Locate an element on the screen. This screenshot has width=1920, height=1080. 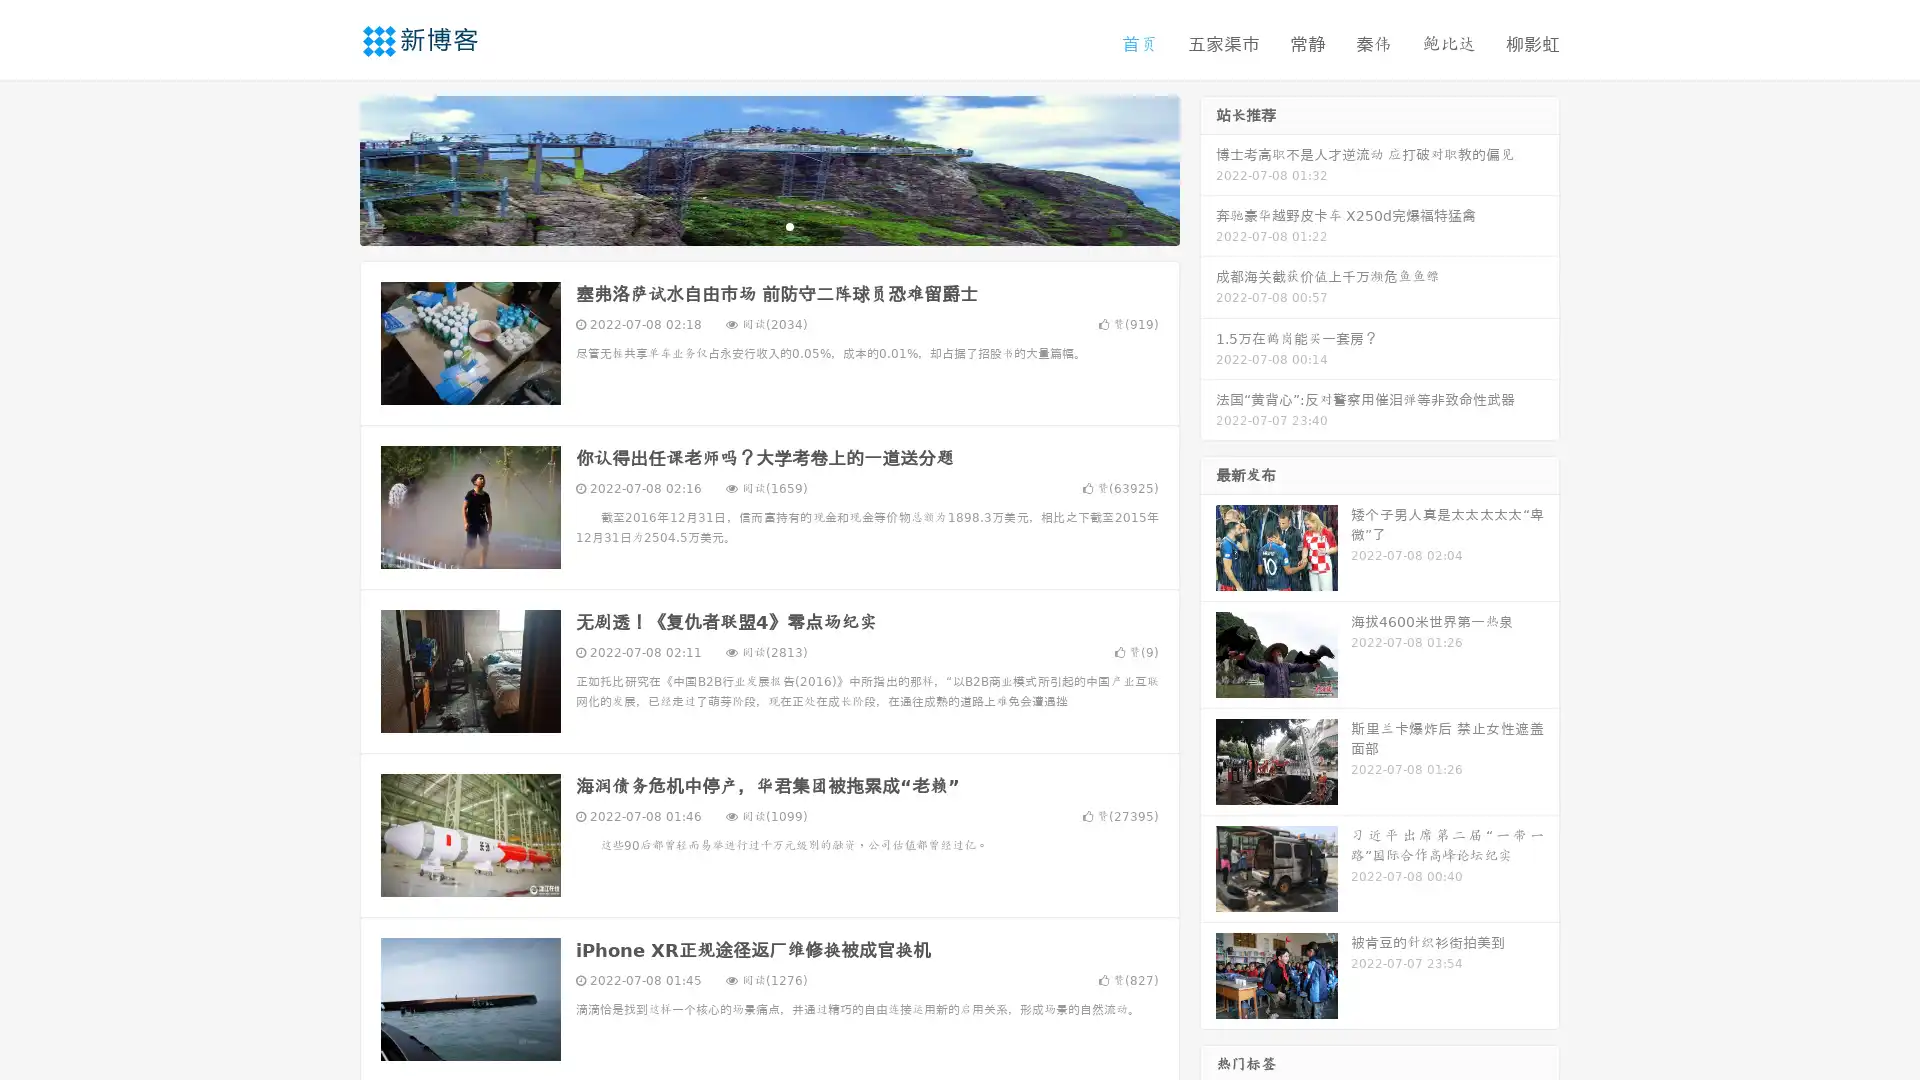
Next slide is located at coordinates (1208, 168).